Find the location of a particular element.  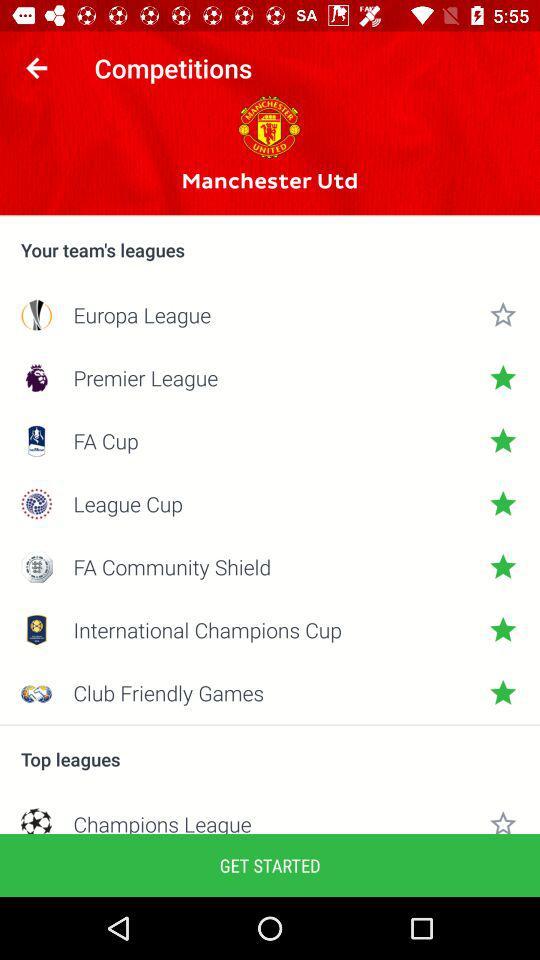

league cup item is located at coordinates (270, 503).